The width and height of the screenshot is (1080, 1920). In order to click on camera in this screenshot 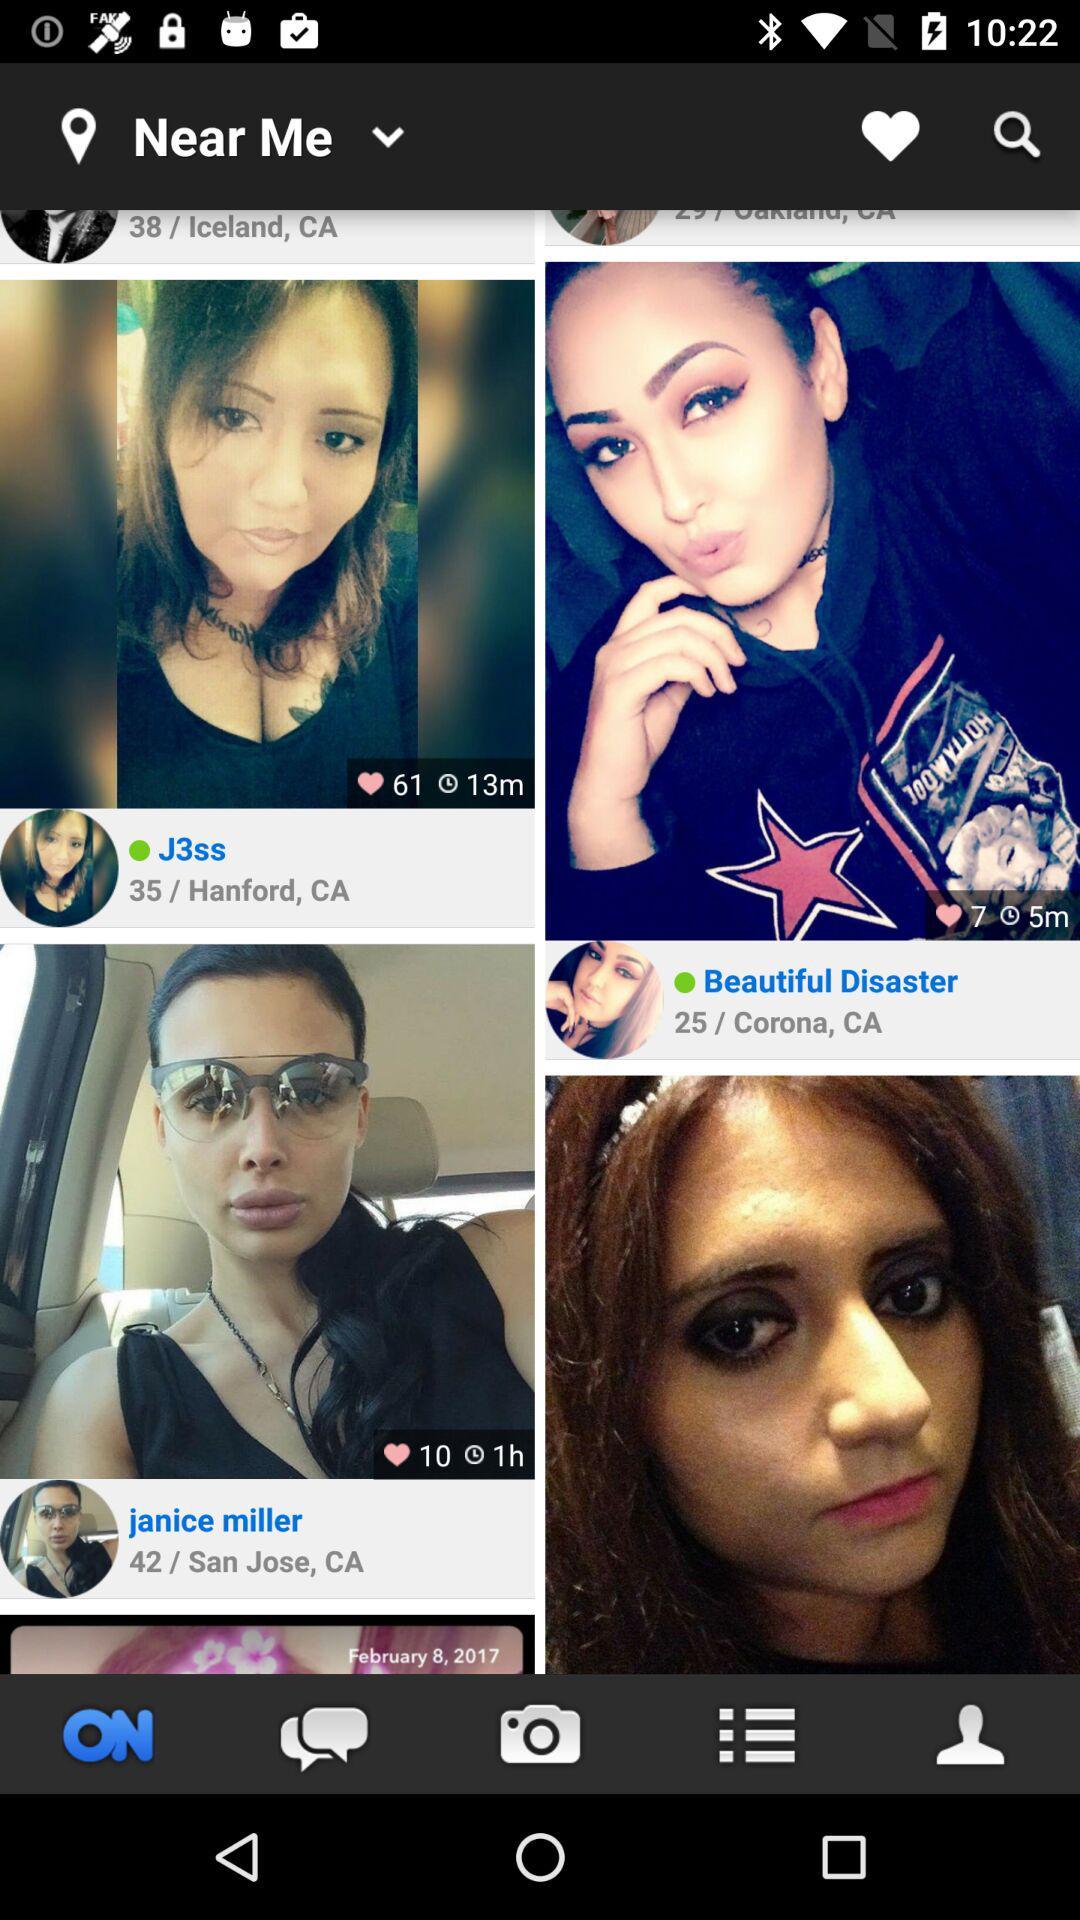, I will do `click(540, 1733)`.